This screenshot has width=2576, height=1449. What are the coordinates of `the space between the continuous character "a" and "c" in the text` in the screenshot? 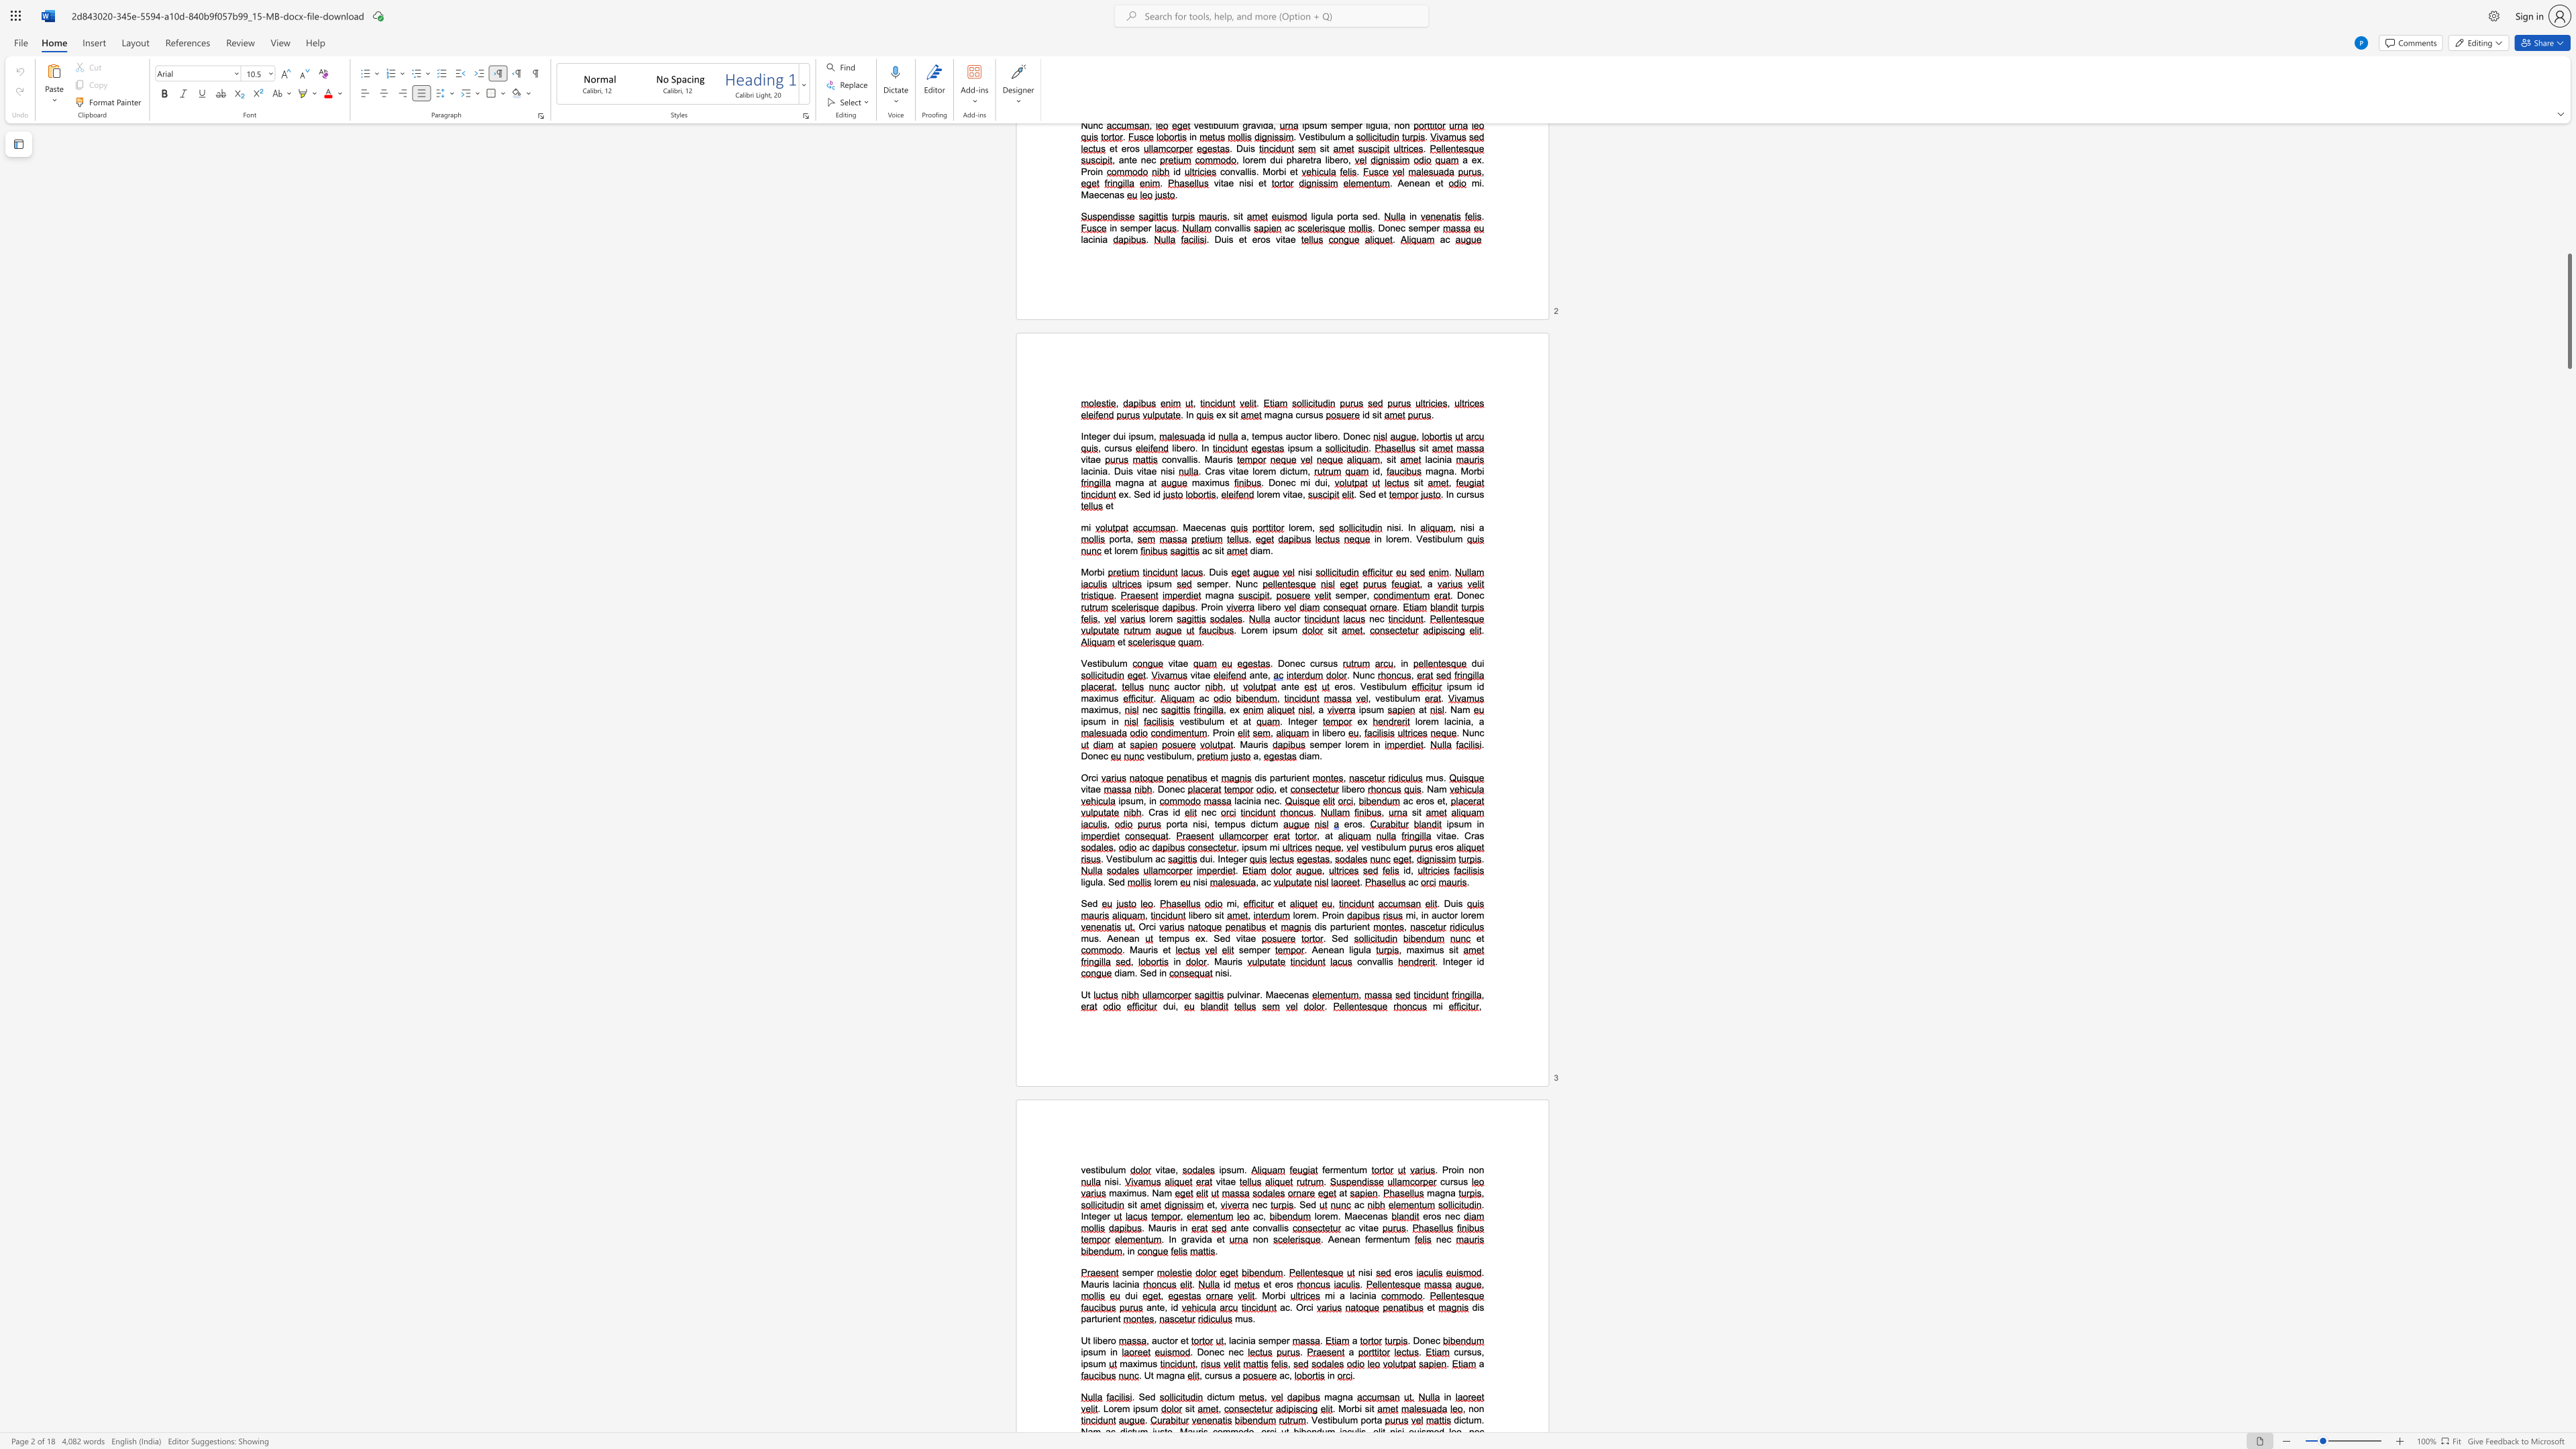 It's located at (1284, 1307).